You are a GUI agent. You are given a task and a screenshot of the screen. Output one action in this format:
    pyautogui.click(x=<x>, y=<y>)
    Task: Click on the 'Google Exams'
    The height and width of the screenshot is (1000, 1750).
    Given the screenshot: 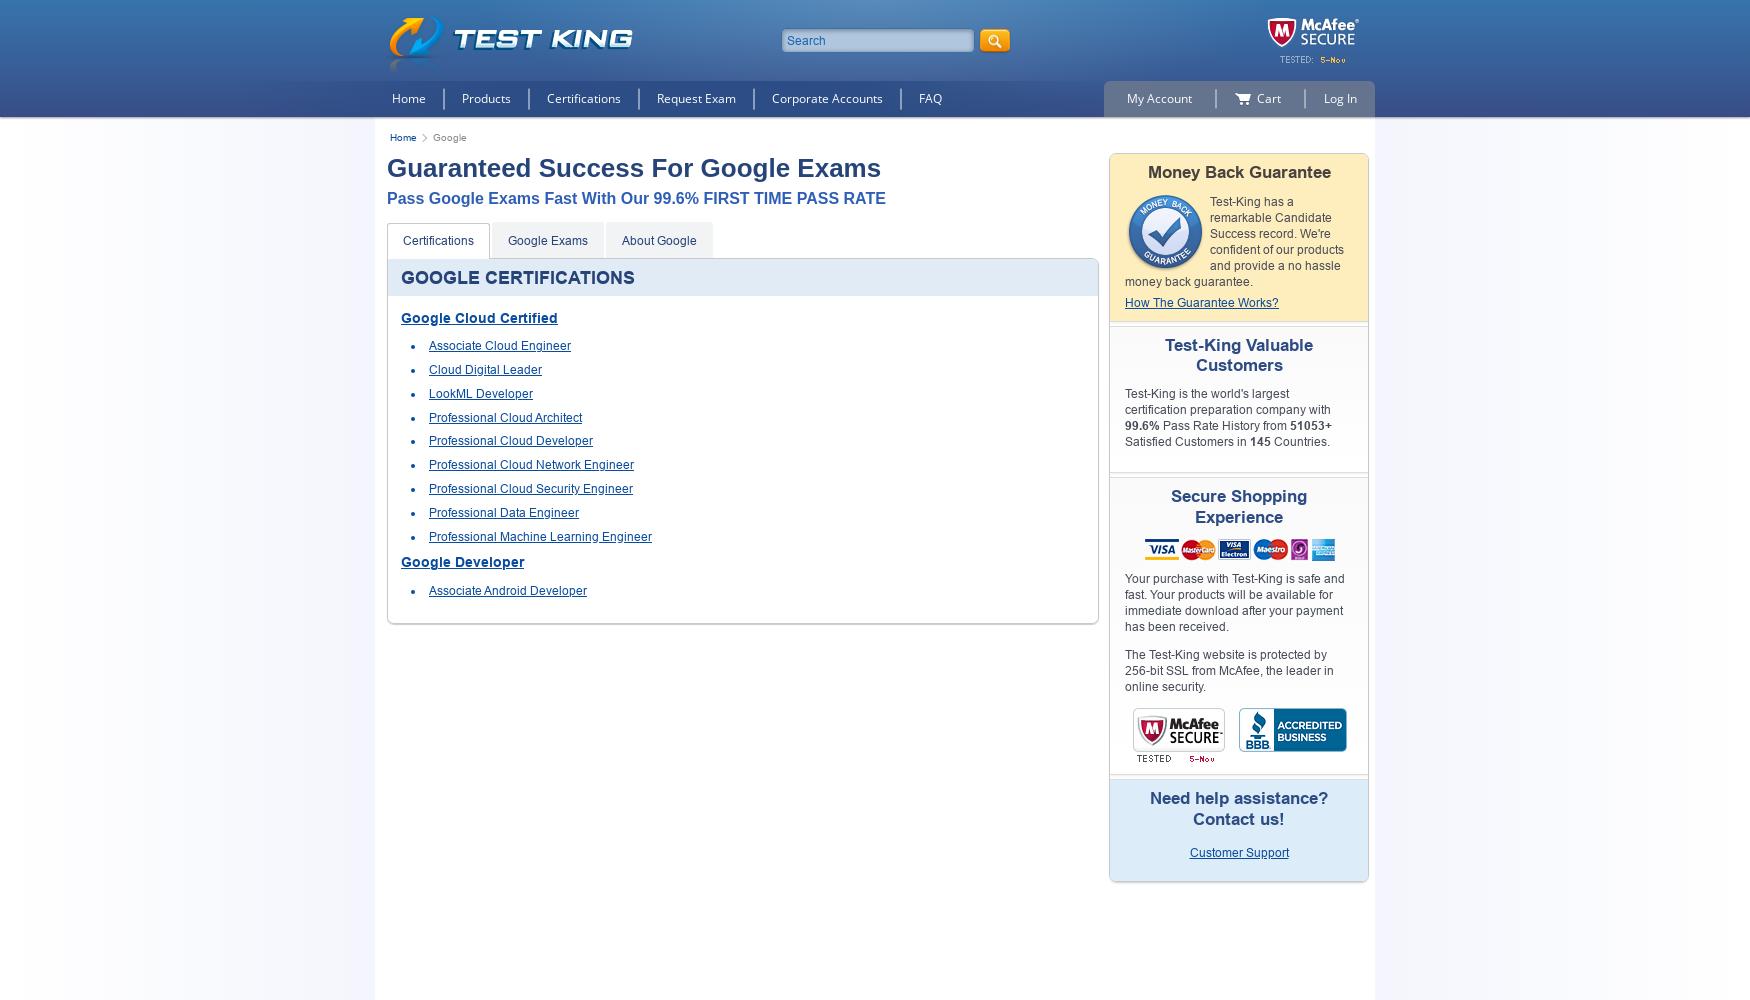 What is the action you would take?
    pyautogui.click(x=546, y=239)
    